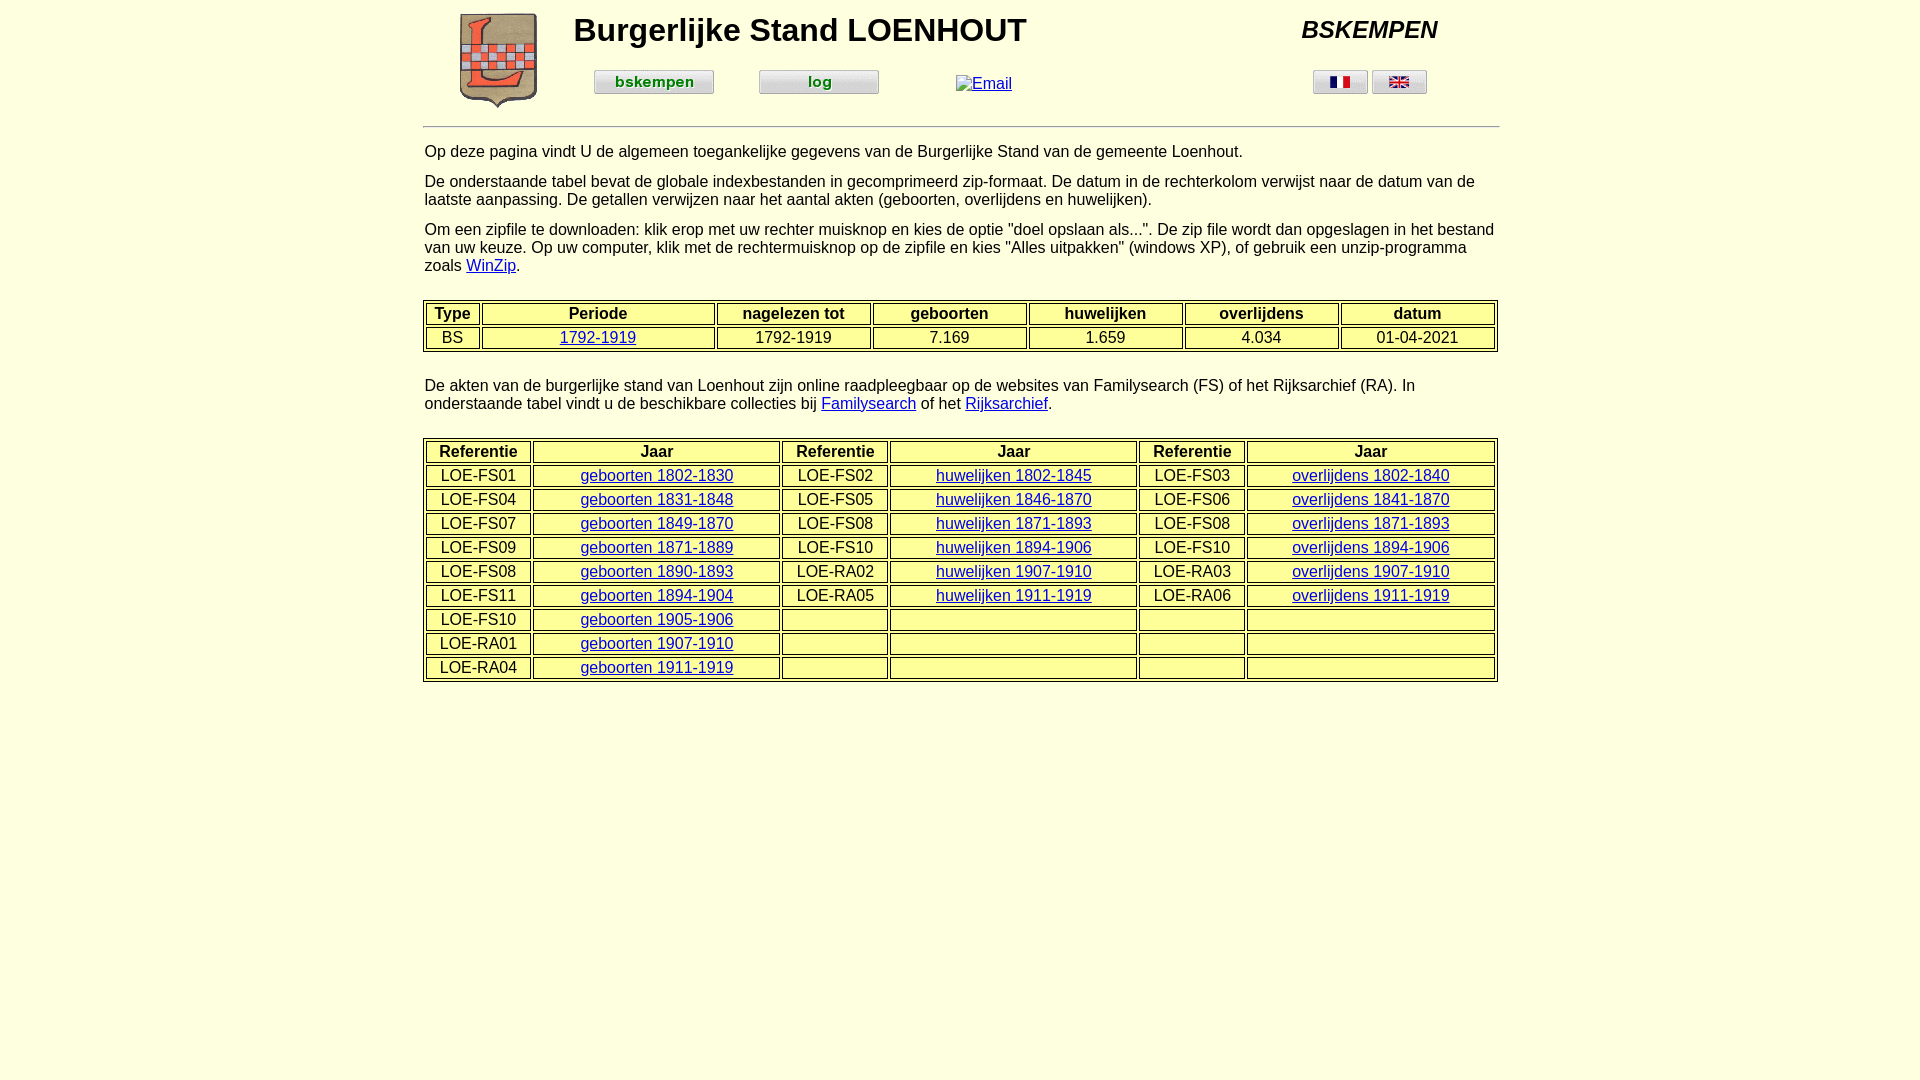 This screenshot has width=1920, height=1080. I want to click on 'geboorten 1905-1906', so click(656, 618).